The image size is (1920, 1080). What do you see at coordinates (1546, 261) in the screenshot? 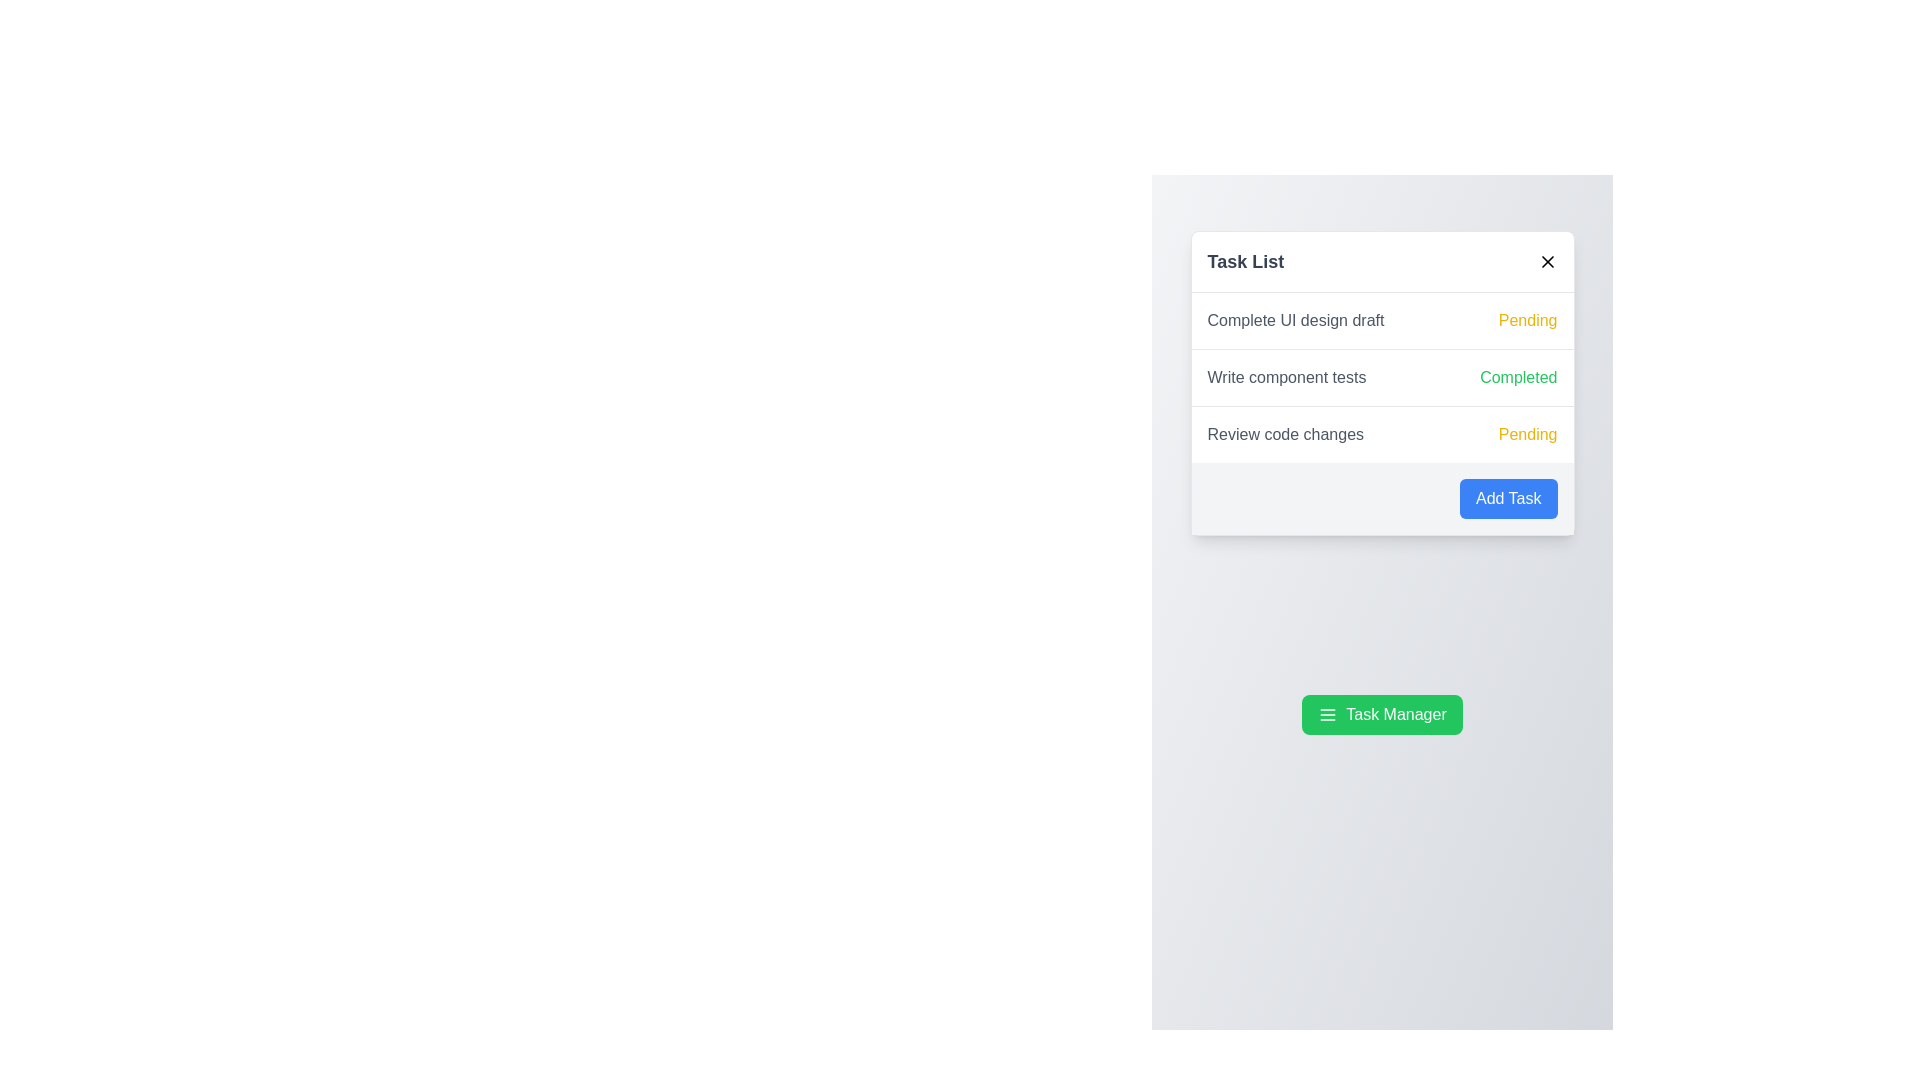
I see `the close icon button located in the top-right corner of the task list card` at bounding box center [1546, 261].